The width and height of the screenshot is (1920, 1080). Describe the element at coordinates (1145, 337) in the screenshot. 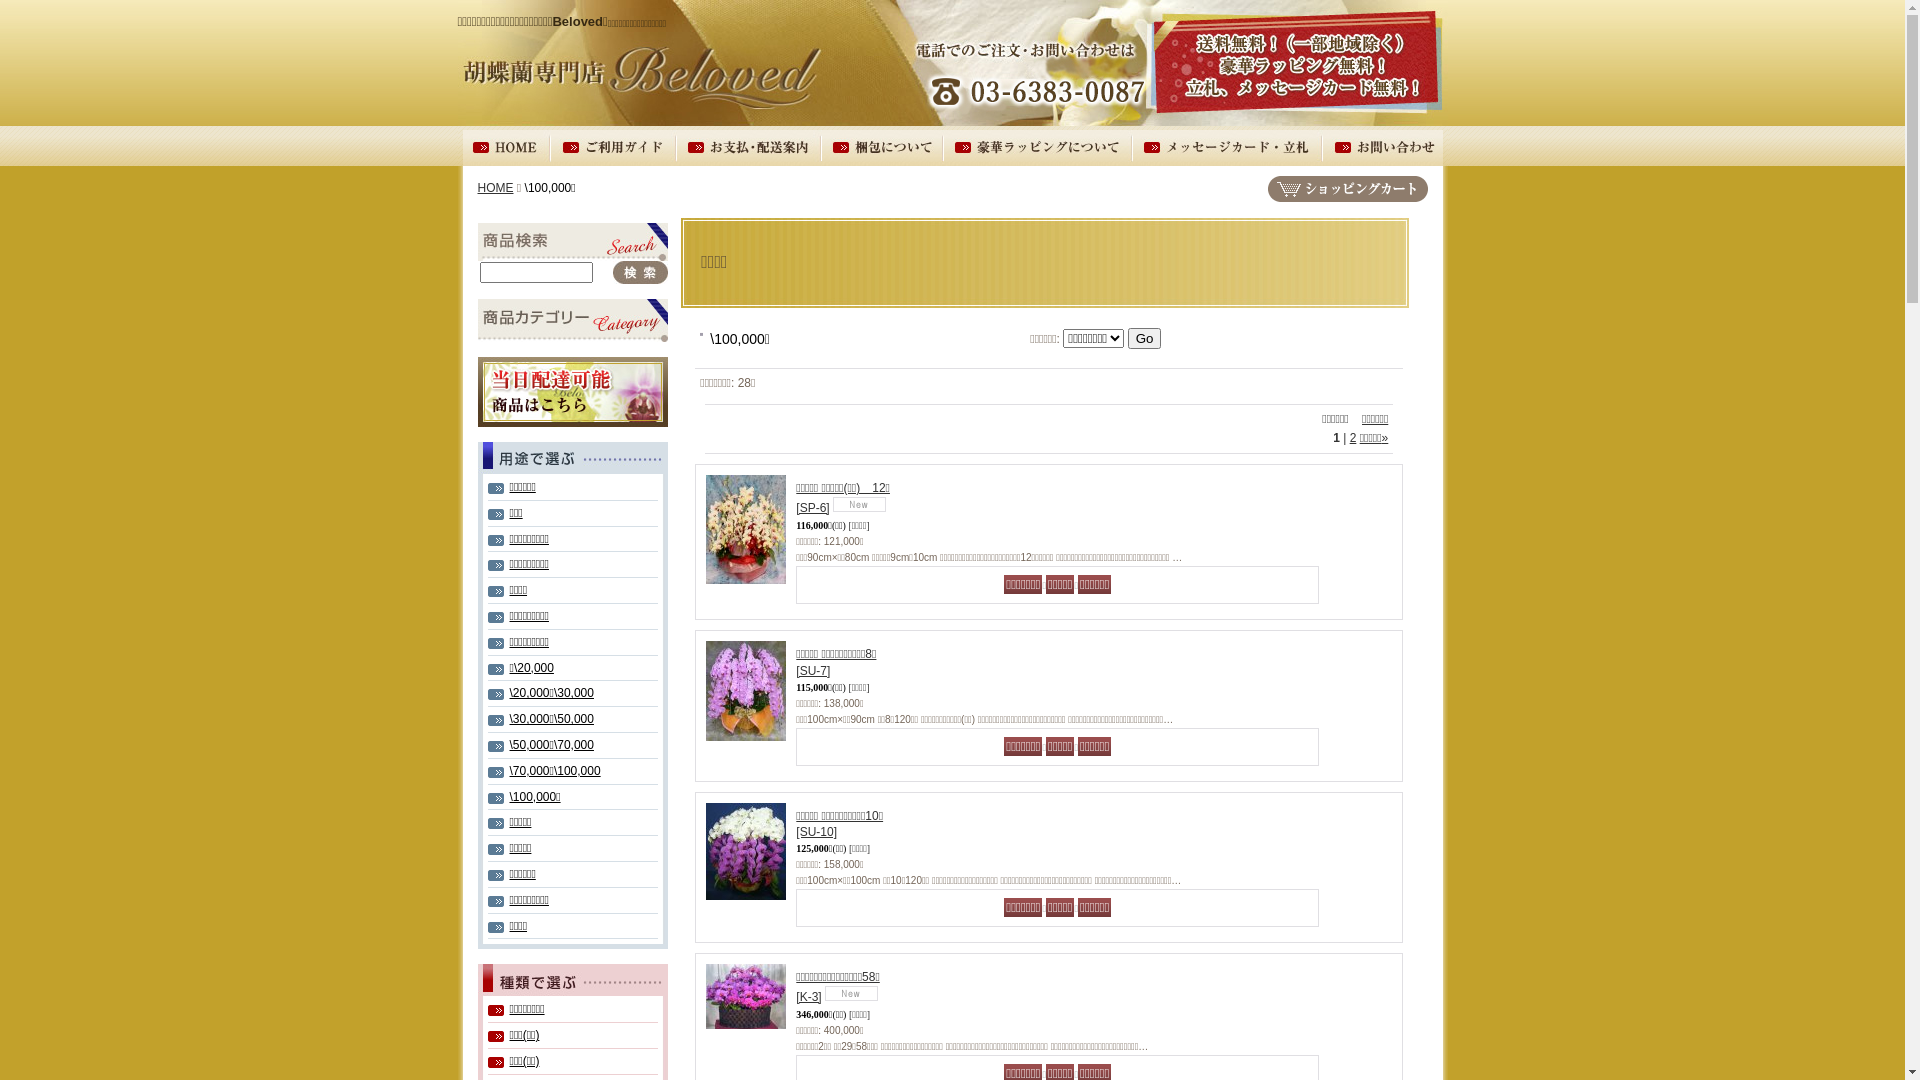

I see `'Go'` at that location.